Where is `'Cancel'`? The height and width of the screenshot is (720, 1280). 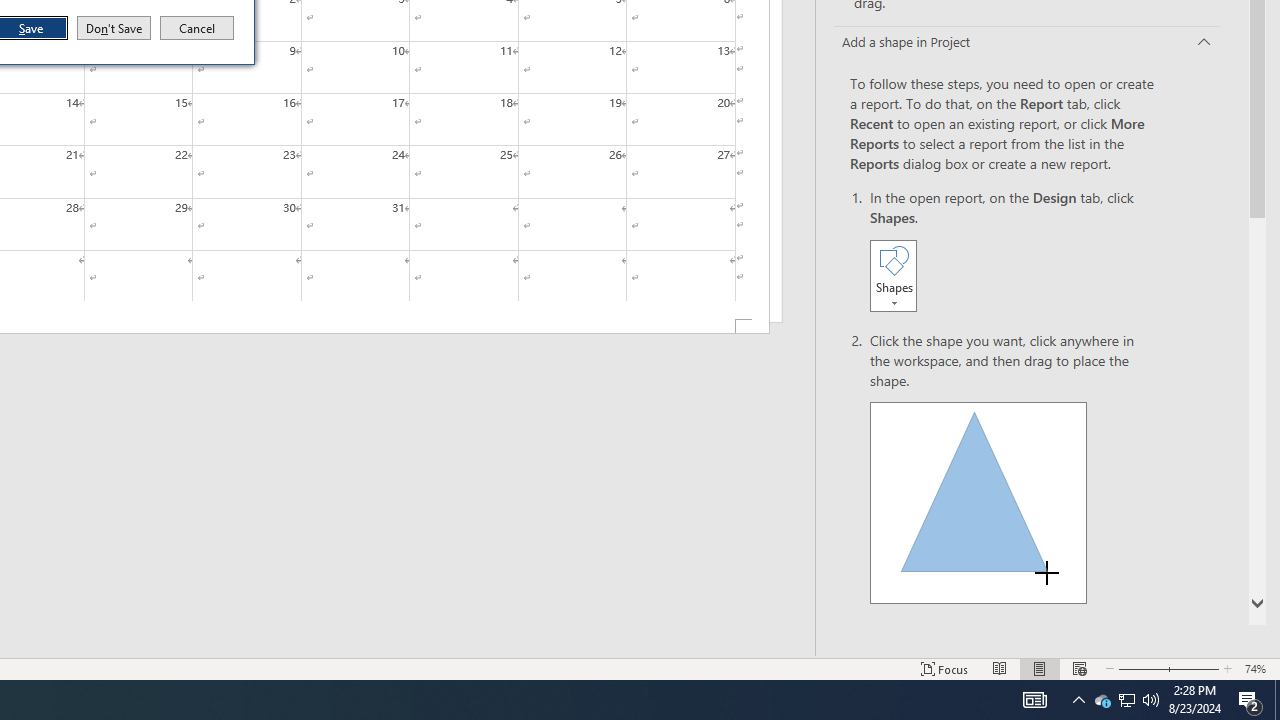 'Cancel' is located at coordinates (197, 28).